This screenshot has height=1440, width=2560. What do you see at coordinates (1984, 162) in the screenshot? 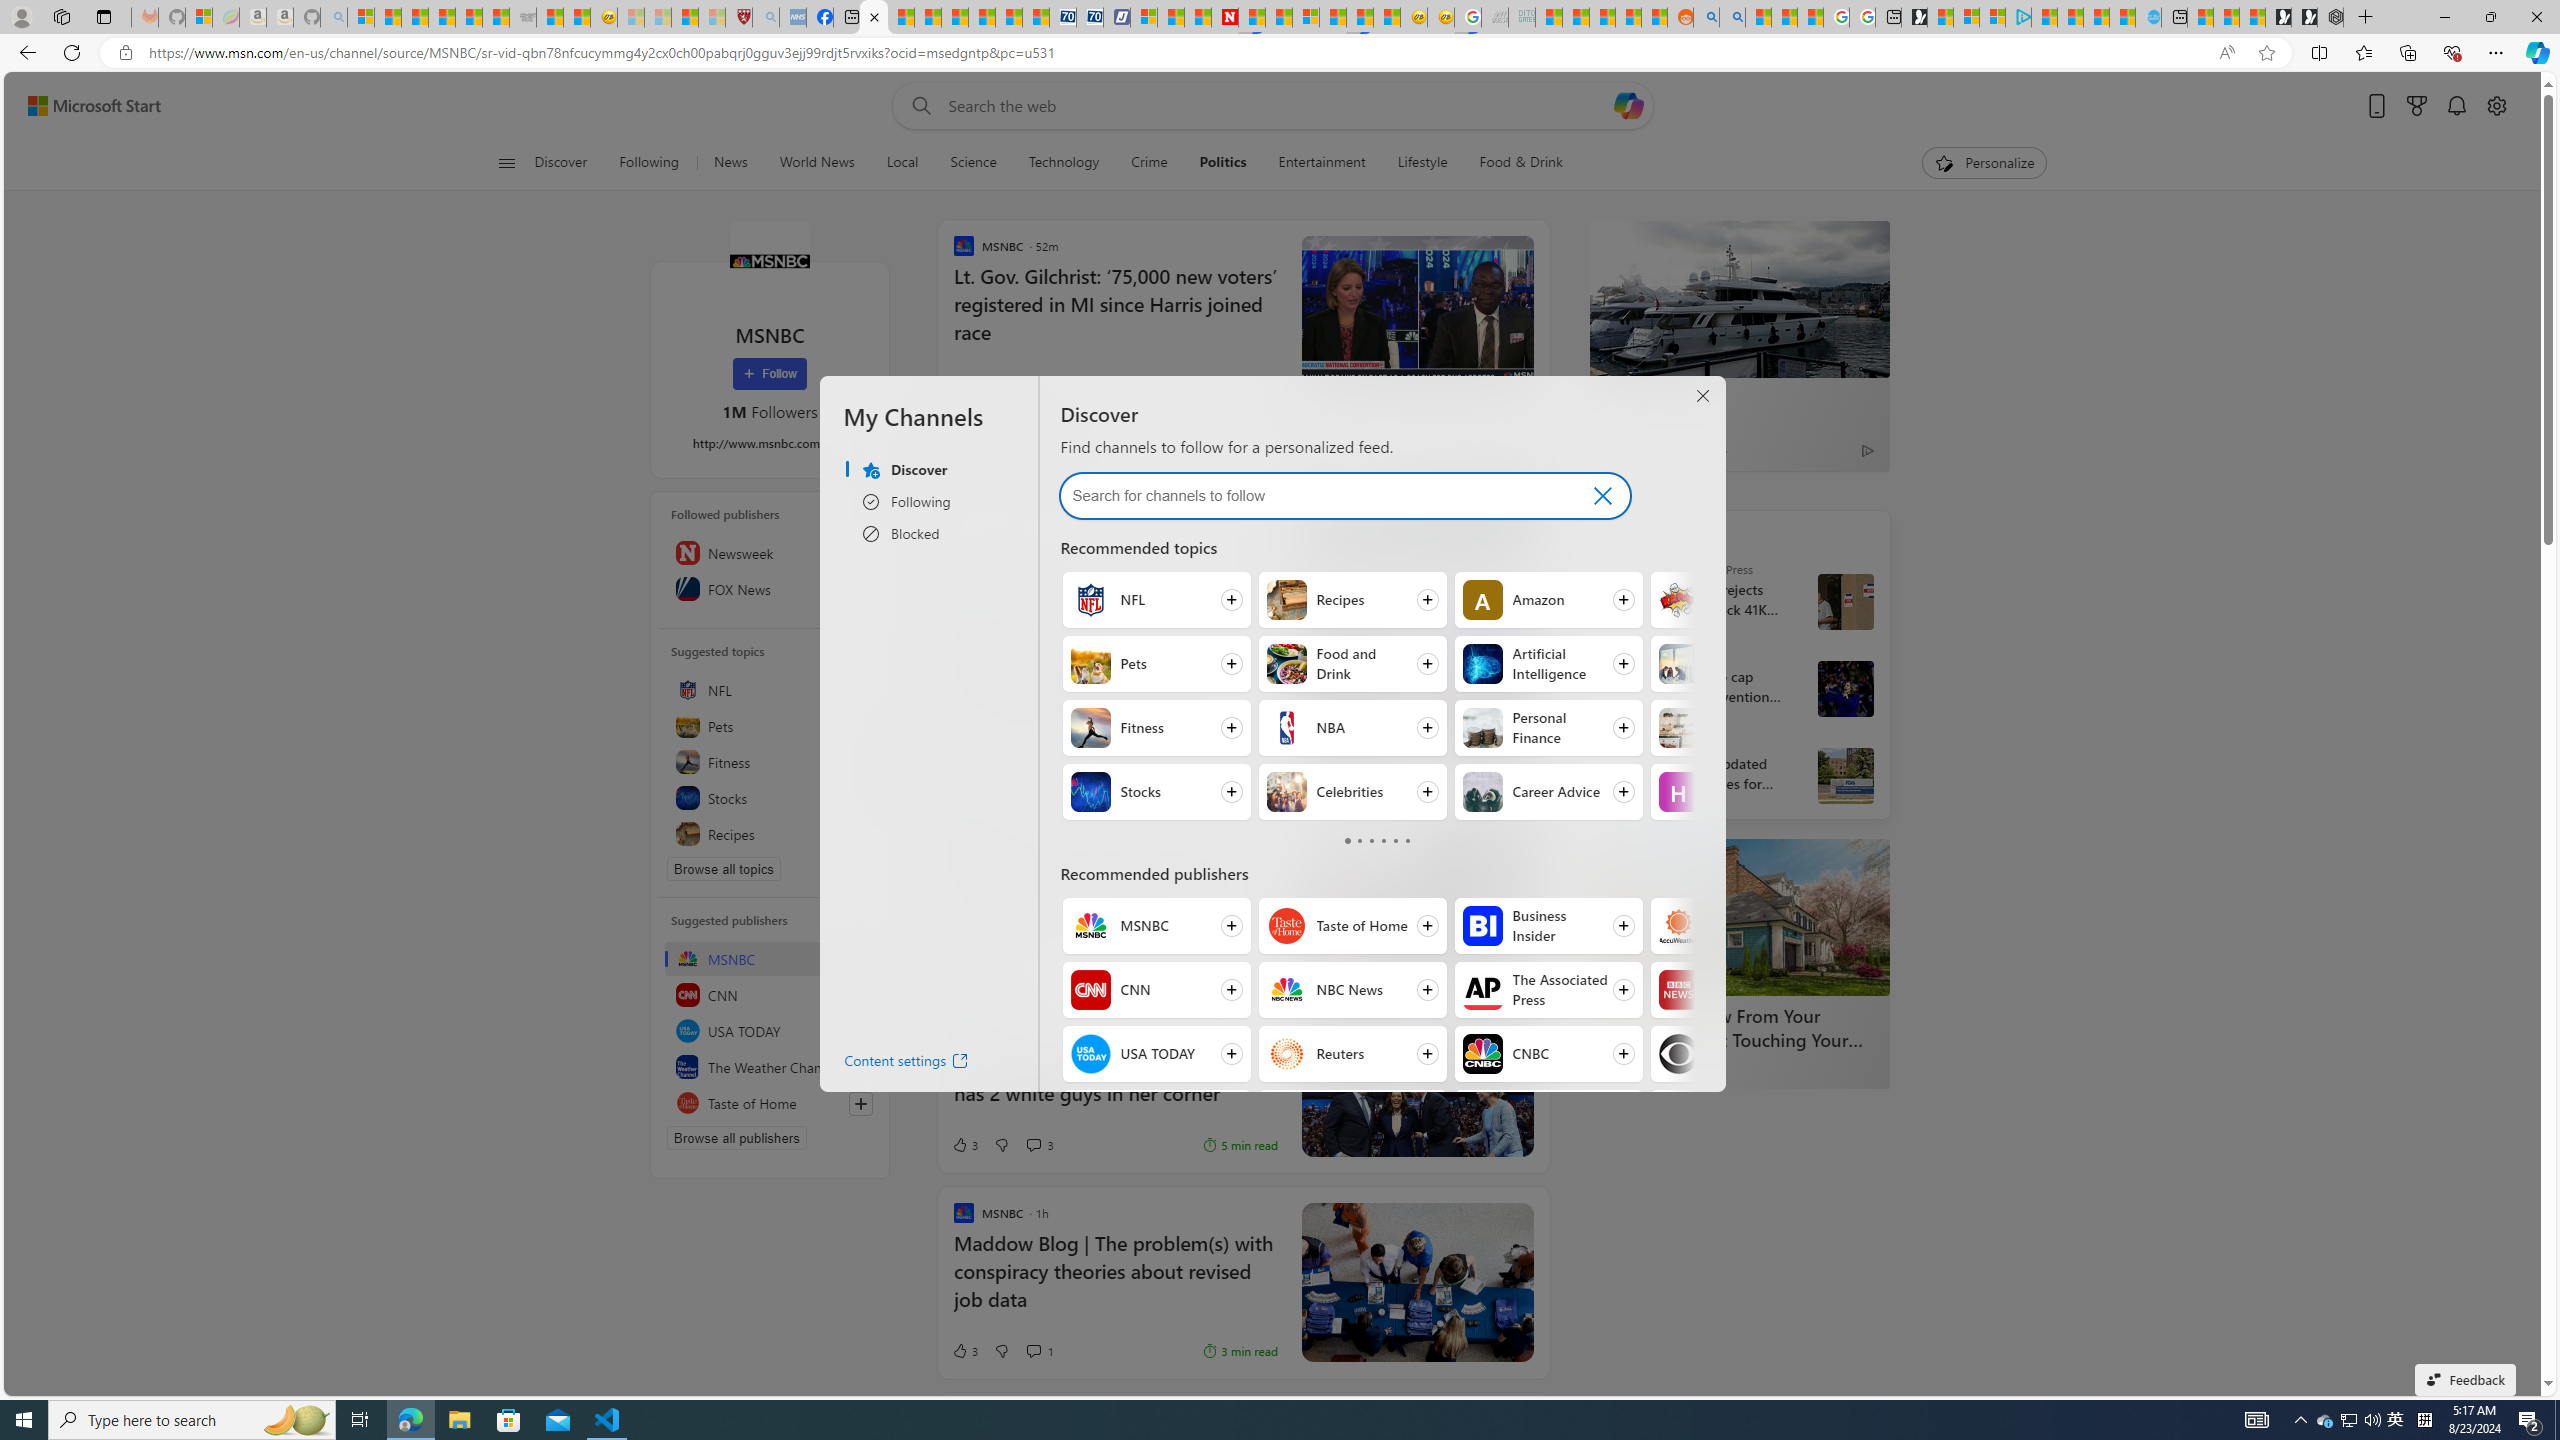
I see `'Personalize'` at bounding box center [1984, 162].